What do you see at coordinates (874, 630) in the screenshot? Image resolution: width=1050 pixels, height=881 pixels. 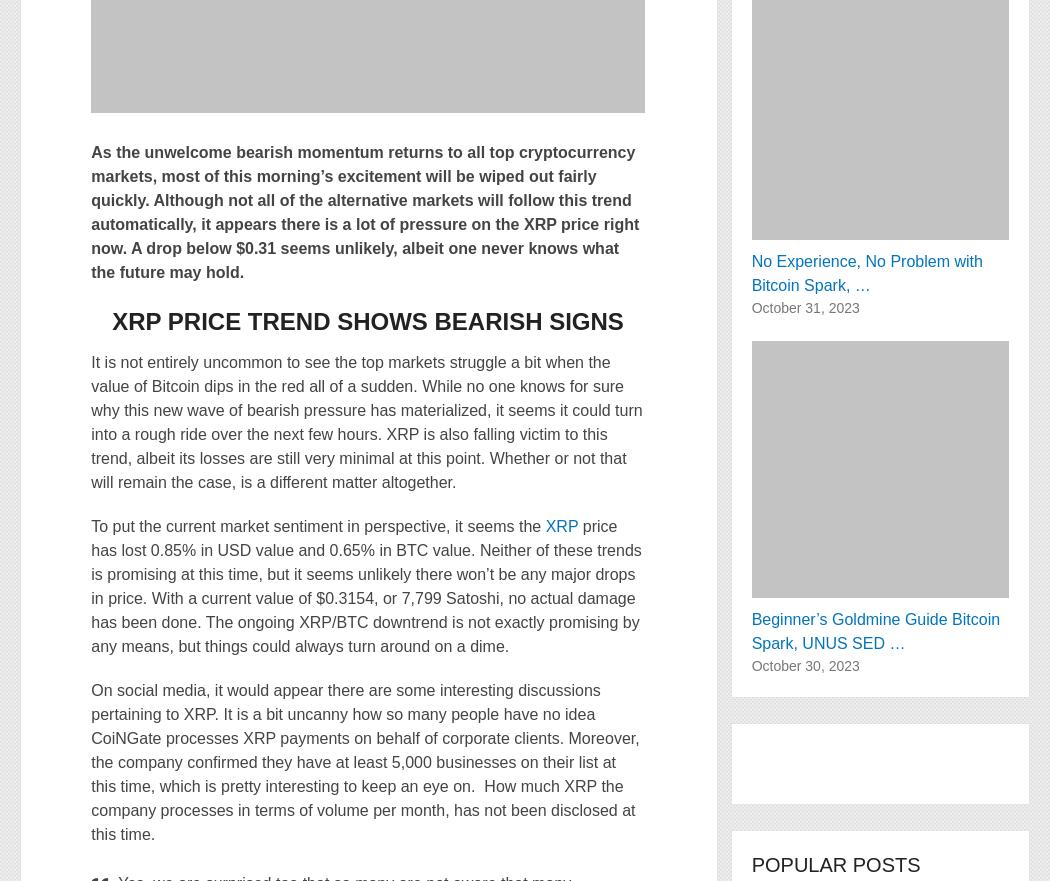 I see `'Beginner’s Goldmine Guide Bitcoin Spark, UNUS SED …'` at bounding box center [874, 630].